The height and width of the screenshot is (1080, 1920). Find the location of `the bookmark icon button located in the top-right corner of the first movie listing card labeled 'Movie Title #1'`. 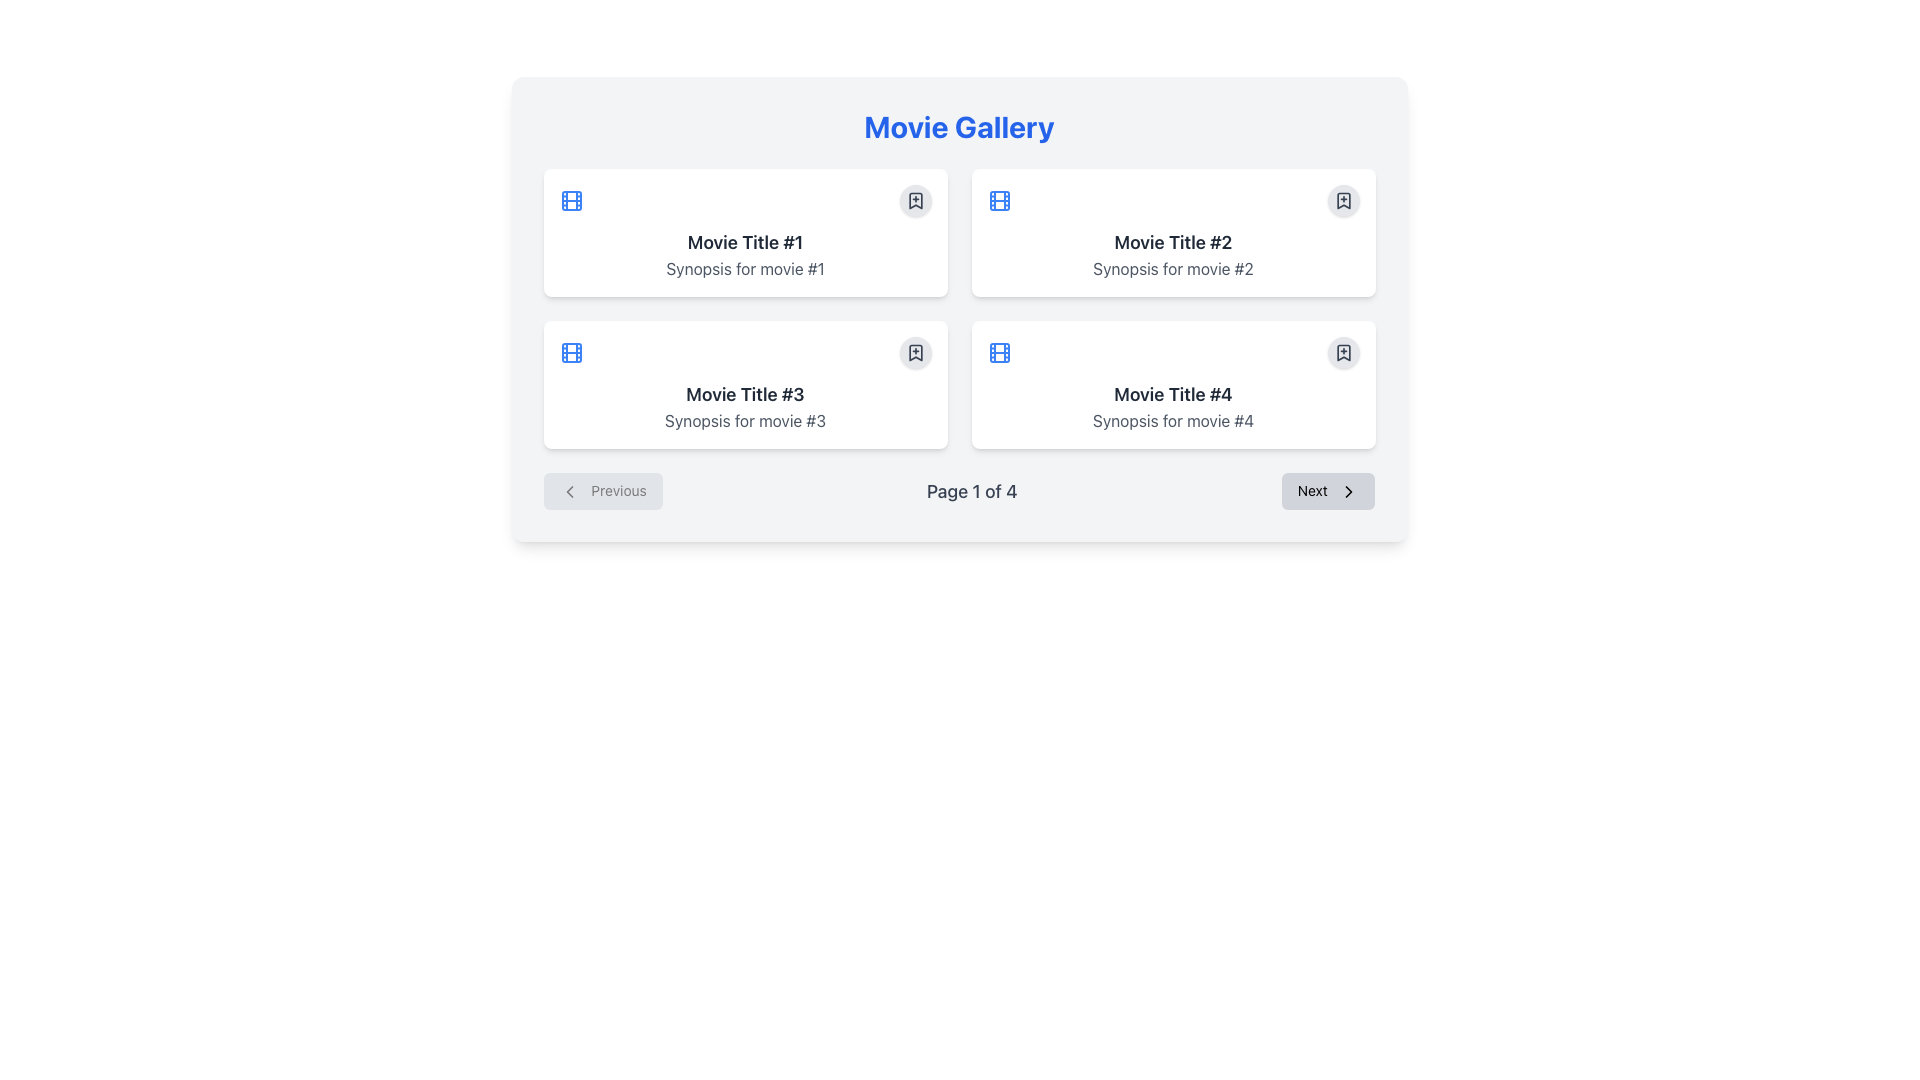

the bookmark icon button located in the top-right corner of the first movie listing card labeled 'Movie Title #1' is located at coordinates (914, 200).